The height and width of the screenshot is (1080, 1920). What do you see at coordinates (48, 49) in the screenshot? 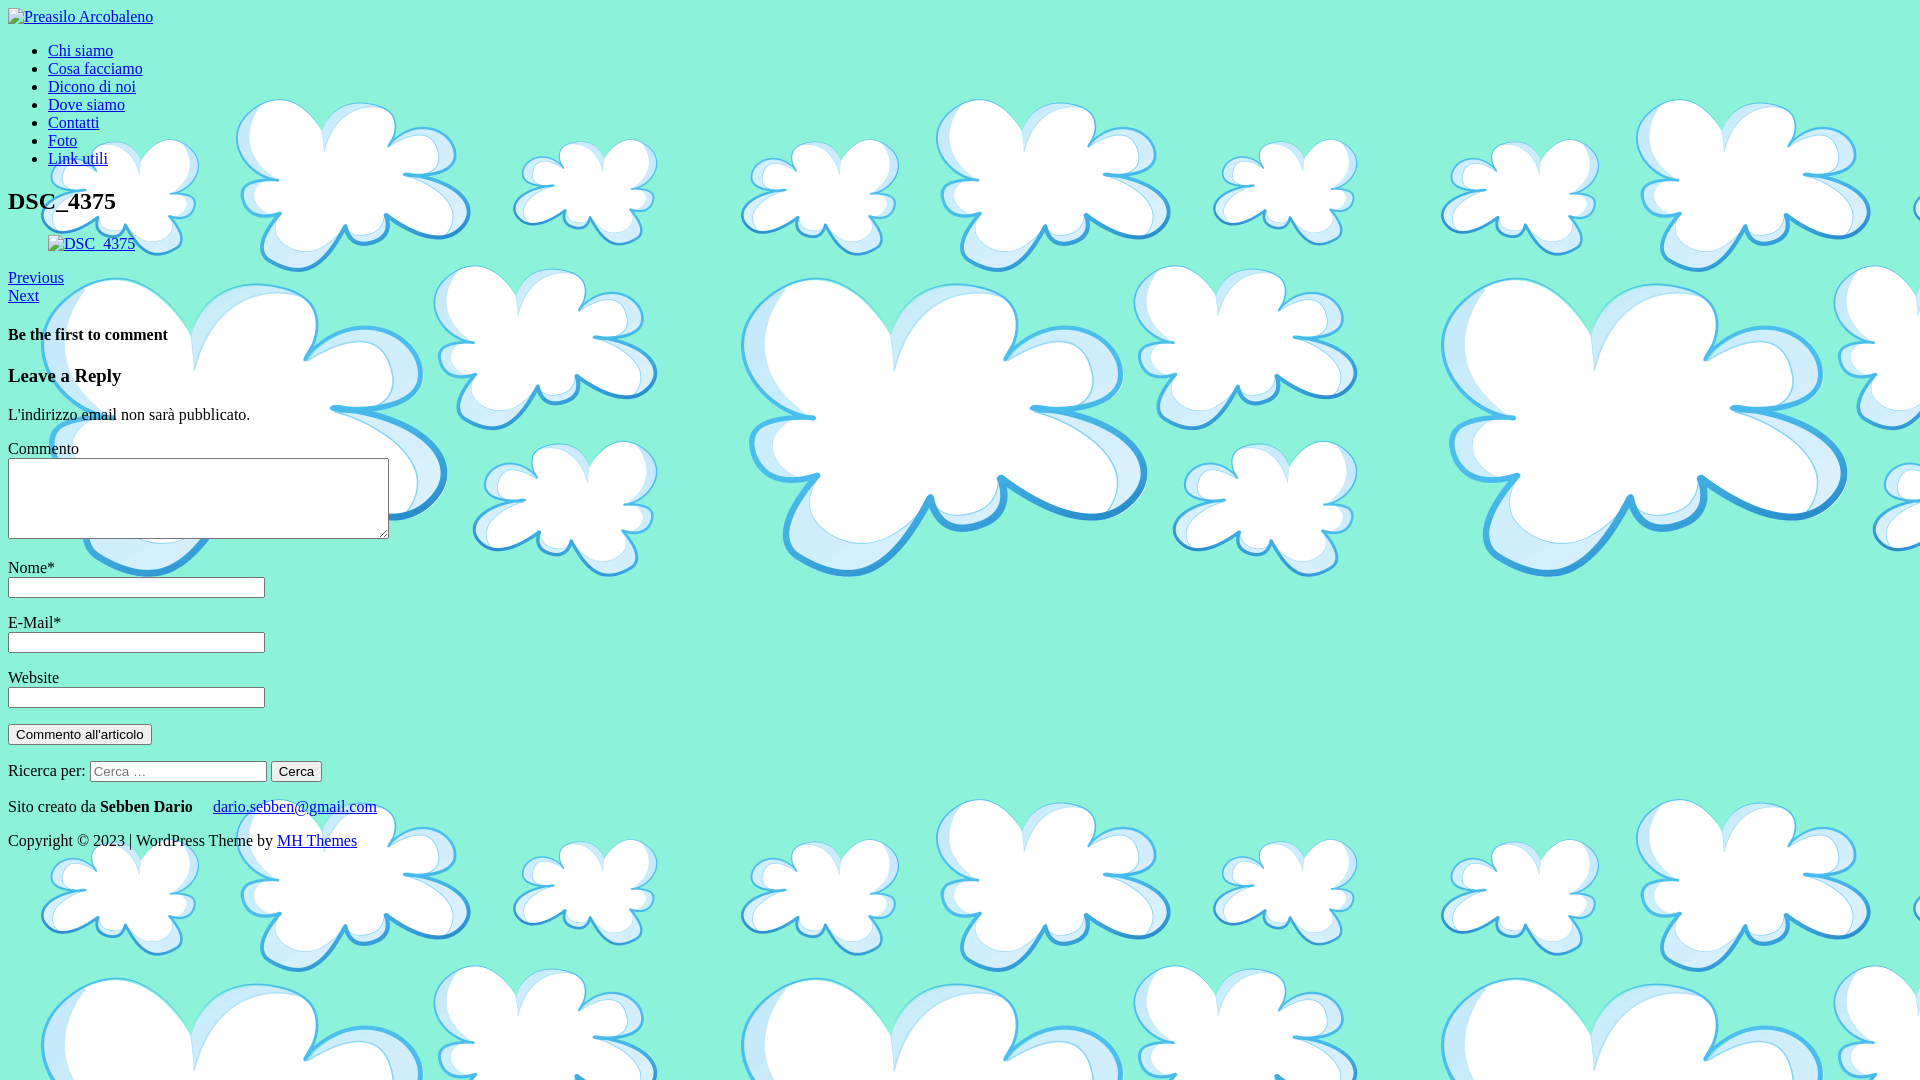
I see `'Chi siamo'` at bounding box center [48, 49].